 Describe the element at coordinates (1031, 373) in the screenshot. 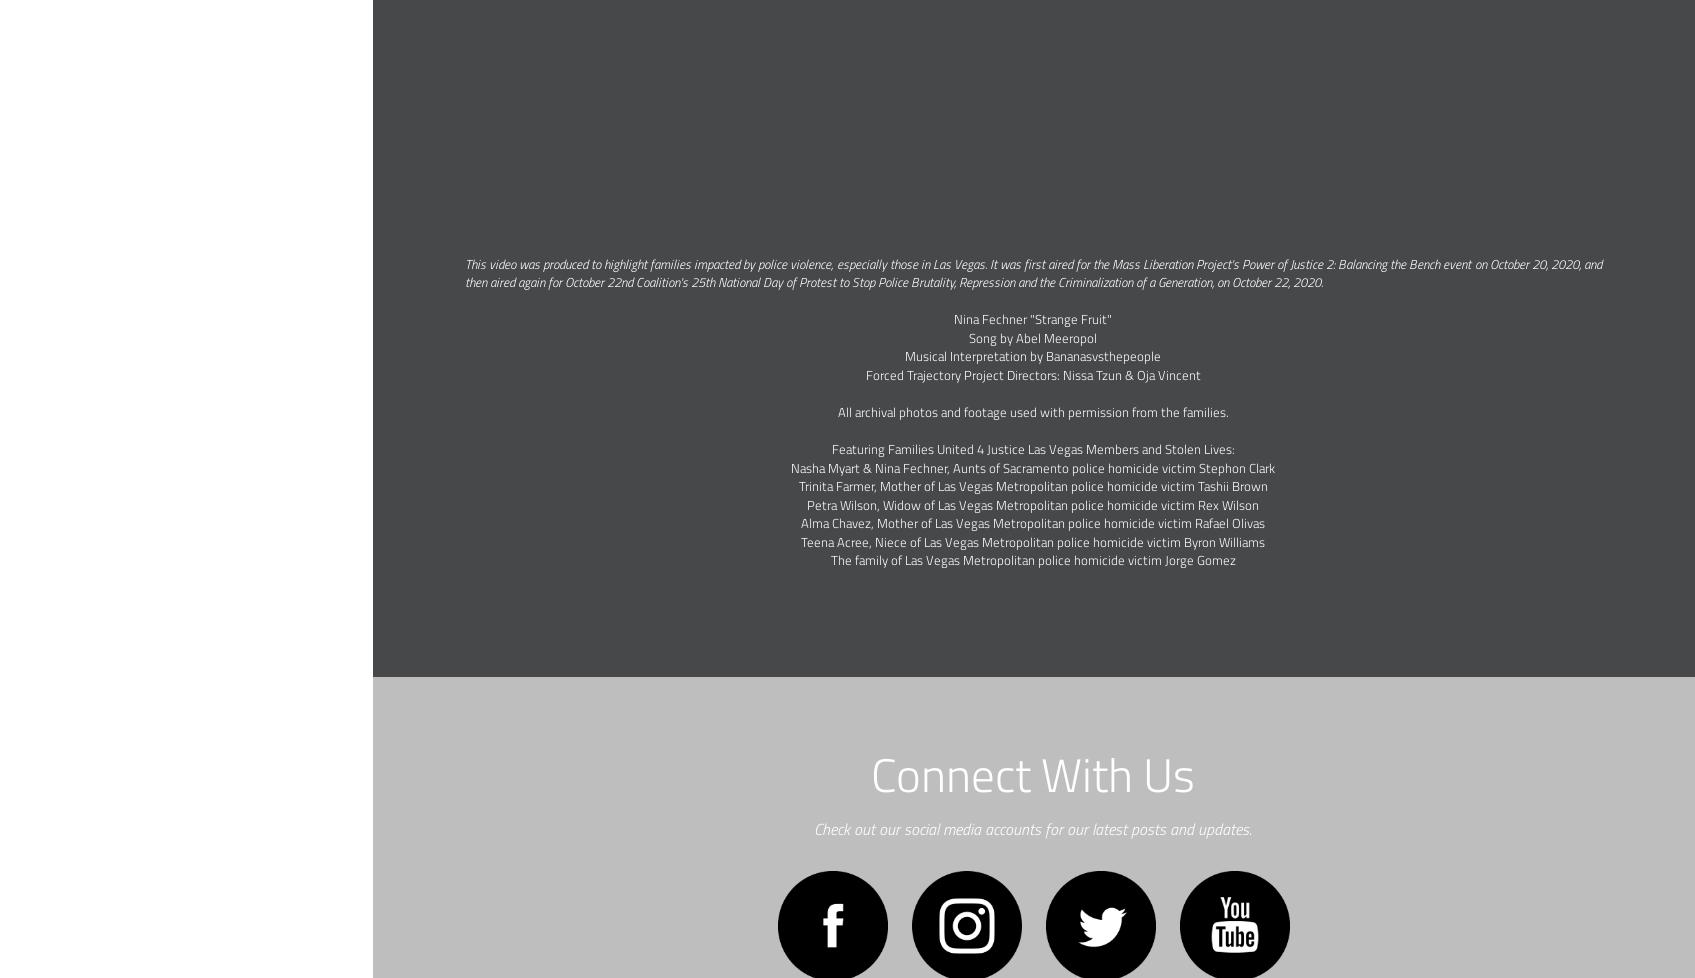

I see `'Forced Trajectory Project Directors: Nissa Tzun & Oja Vincent'` at that location.